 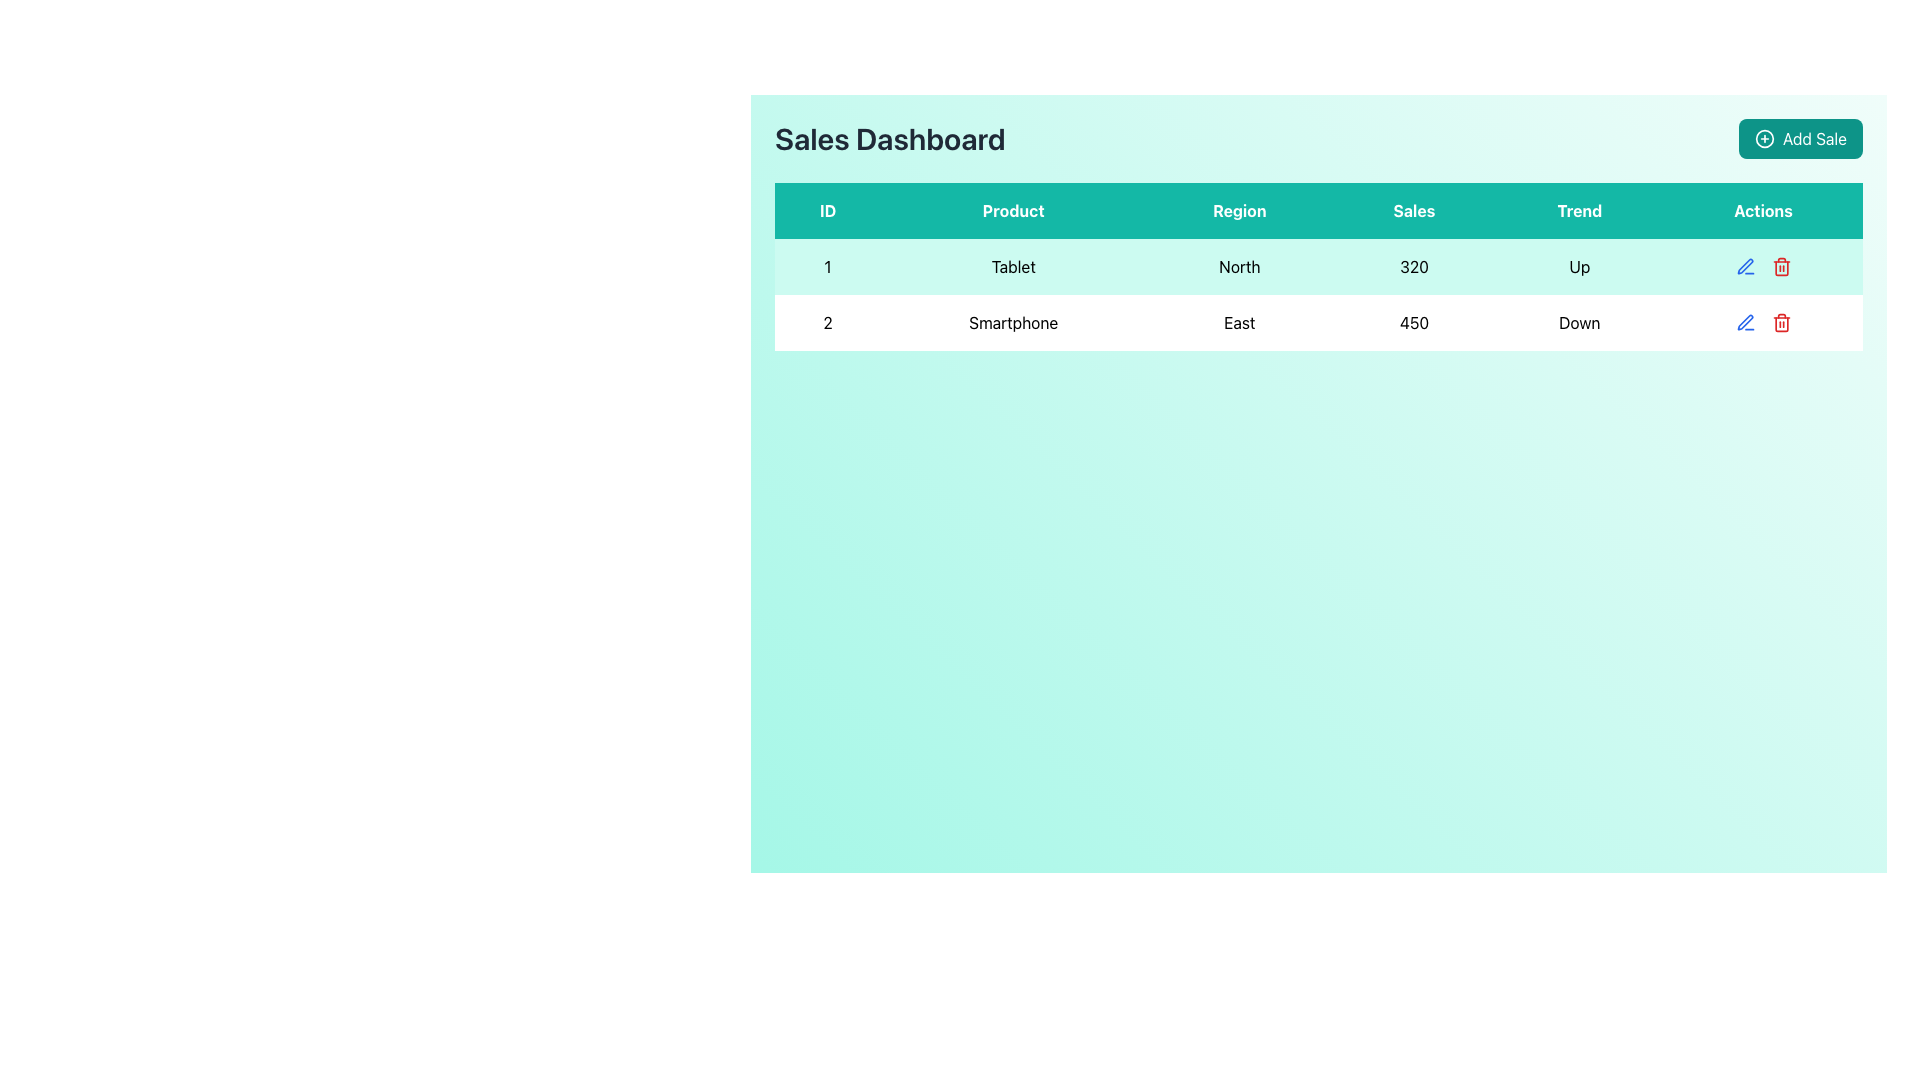 What do you see at coordinates (1413, 211) in the screenshot?
I see `the 'Sales' header cell in the table, which is the fourth cell in a row of six header cells, to interact with it` at bounding box center [1413, 211].